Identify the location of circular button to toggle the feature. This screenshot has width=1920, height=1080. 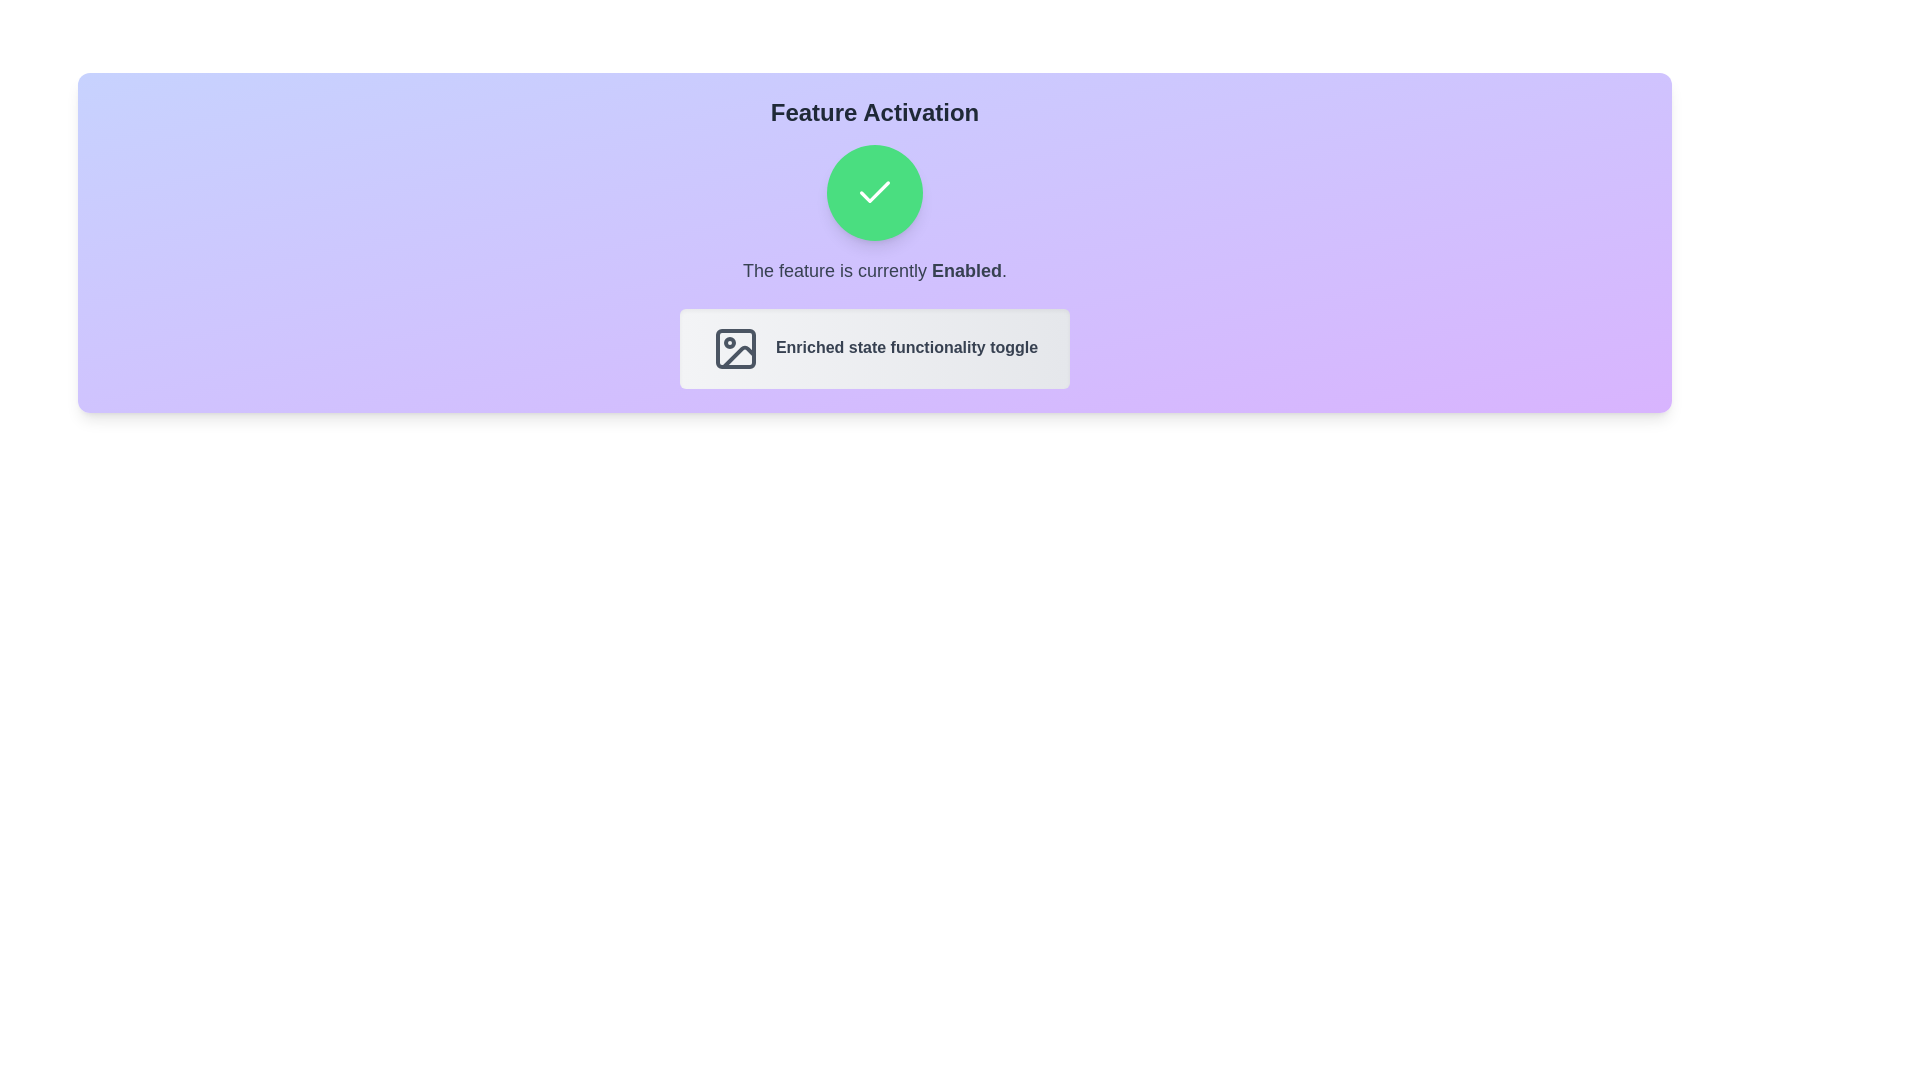
(874, 192).